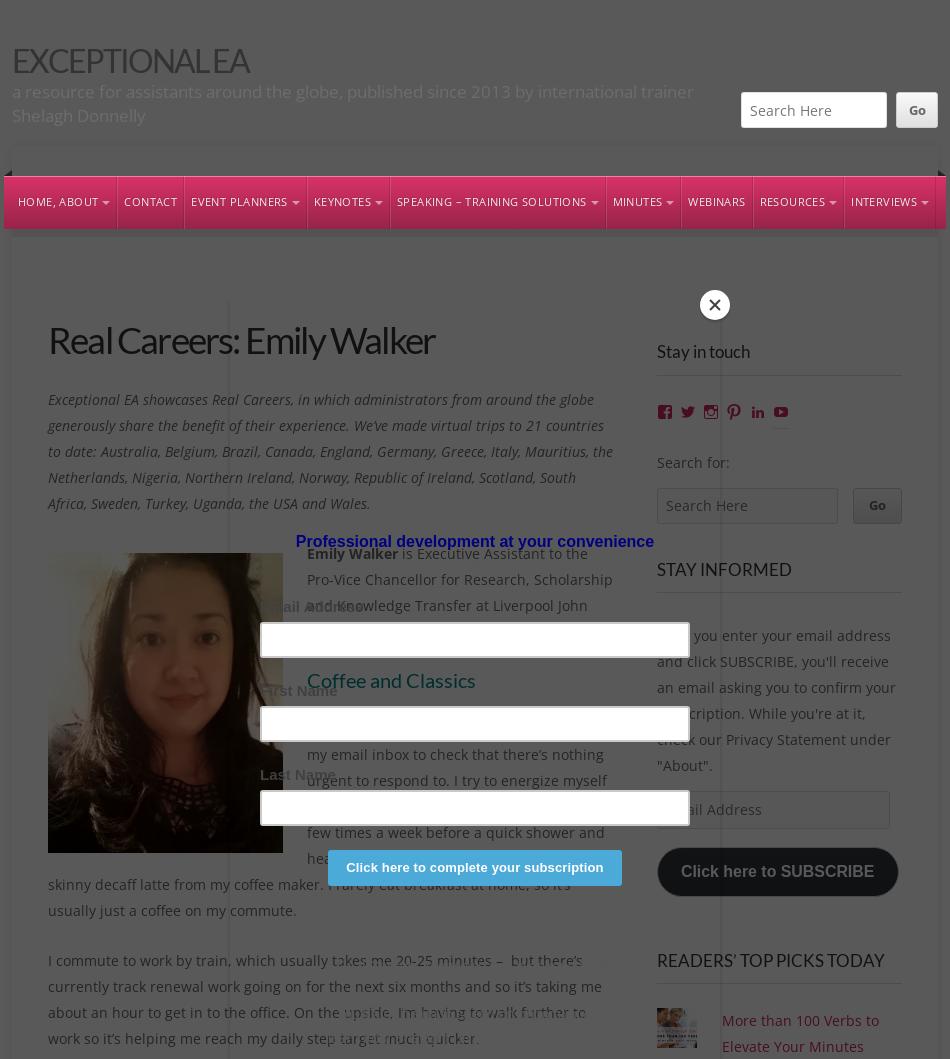 Image resolution: width=950 pixels, height=1059 pixels. Describe the element at coordinates (329, 451) in the screenshot. I see `'Exceptional EA showcases Real Careers, in which administrators from around the globe generously share the benefit of their experience. We’ve made virtual trips to 21 countries to date: Australia, Belgium, Brazil, Canada, England, Germany, Greece, Italy, Mauritius, the Netherlands, Nigeria, Northern Ireland, Norway, Republic of Ireland, Scotland, South Africa, Sweden, Turkey, Uganda, the USA and Wales.'` at that location.